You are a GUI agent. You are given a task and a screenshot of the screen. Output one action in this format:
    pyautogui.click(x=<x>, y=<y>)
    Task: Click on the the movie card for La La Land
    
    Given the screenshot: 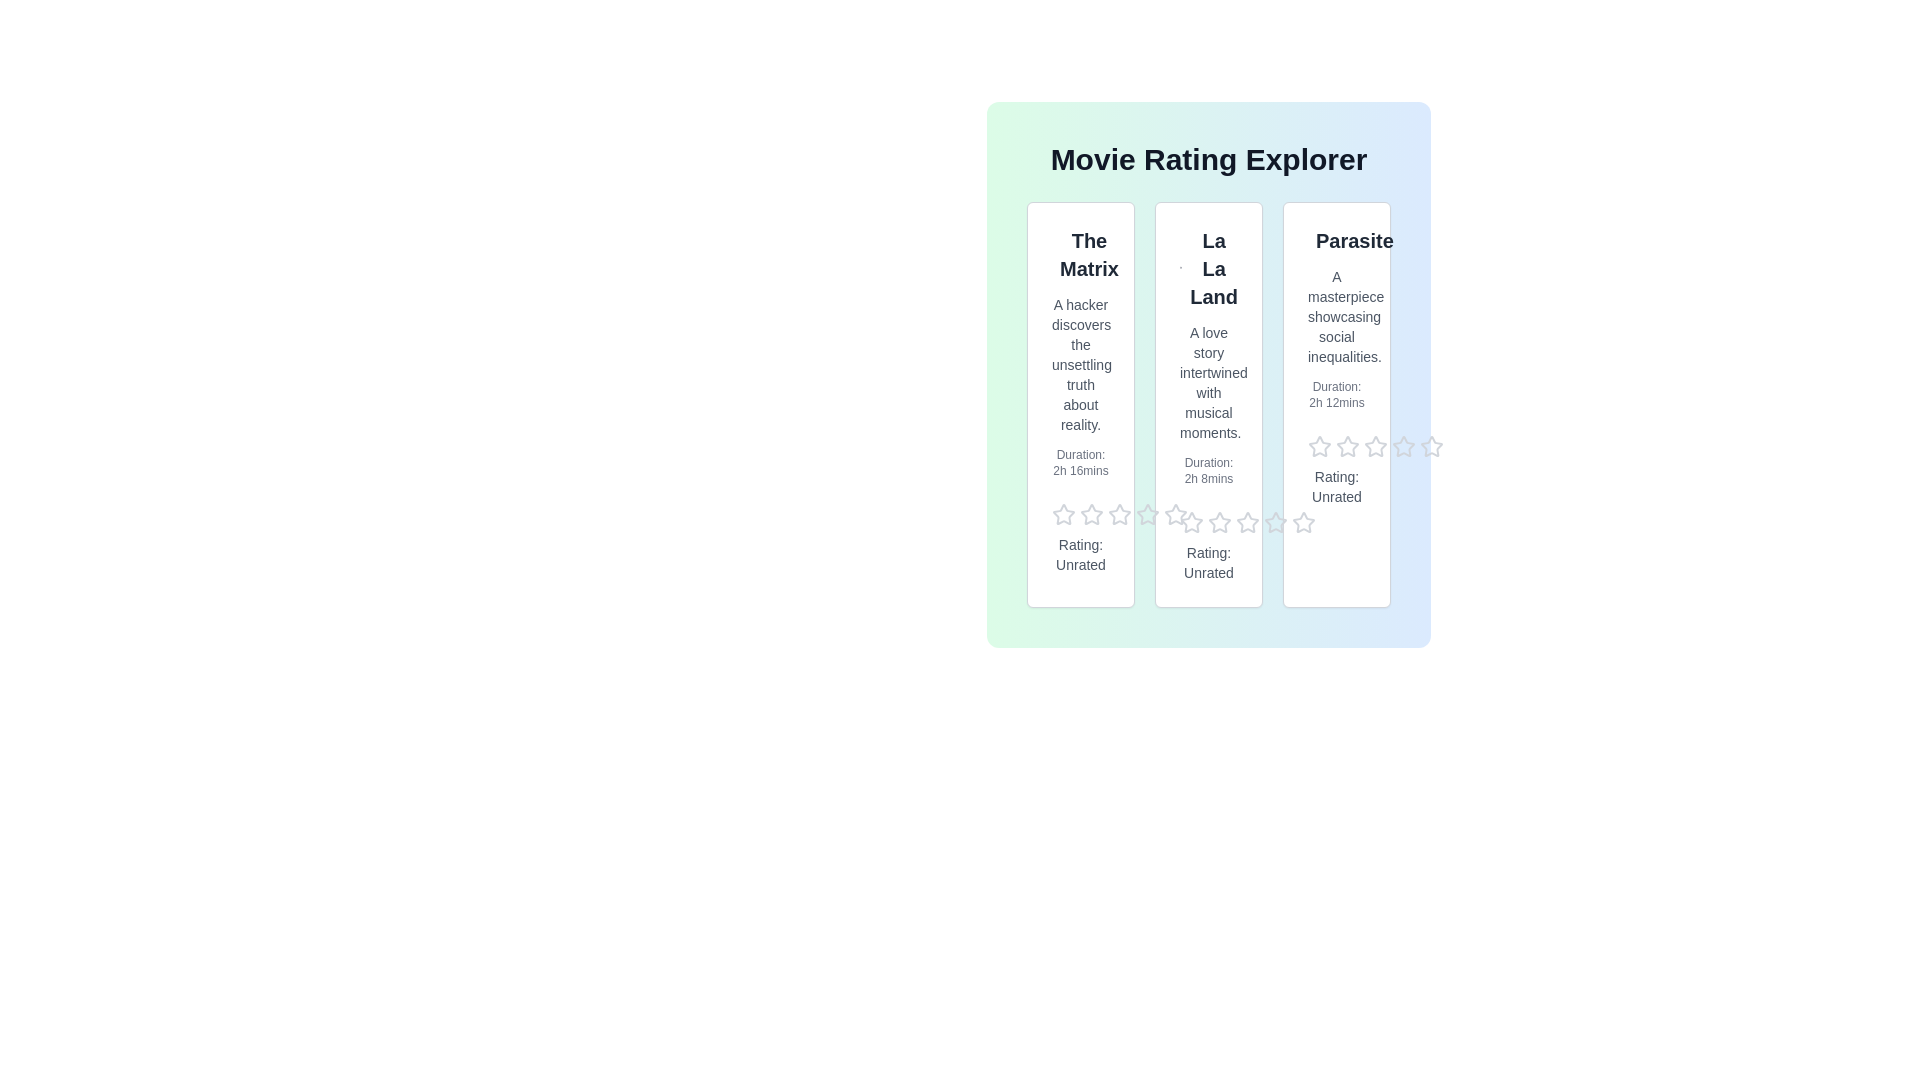 What is the action you would take?
    pyautogui.click(x=1208, y=405)
    